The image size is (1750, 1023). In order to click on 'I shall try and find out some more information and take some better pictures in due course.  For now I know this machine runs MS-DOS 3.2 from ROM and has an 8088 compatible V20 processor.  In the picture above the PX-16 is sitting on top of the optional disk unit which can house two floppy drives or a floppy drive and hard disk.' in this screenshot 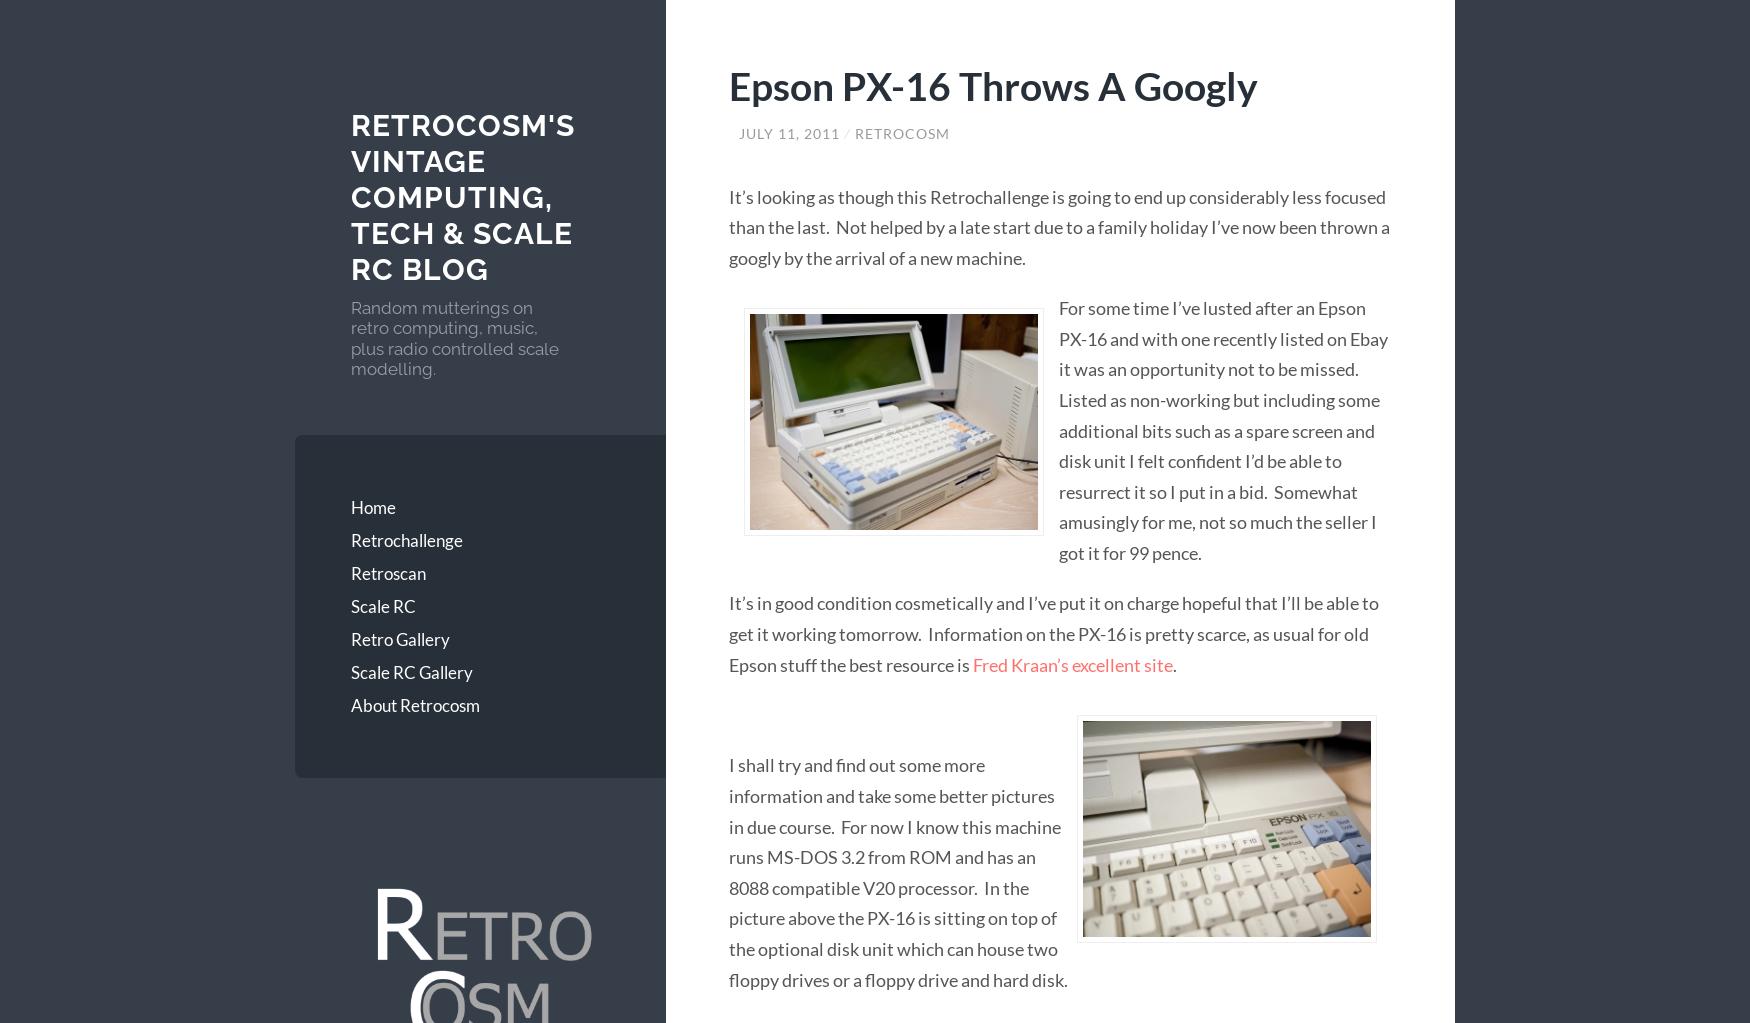, I will do `click(897, 872)`.